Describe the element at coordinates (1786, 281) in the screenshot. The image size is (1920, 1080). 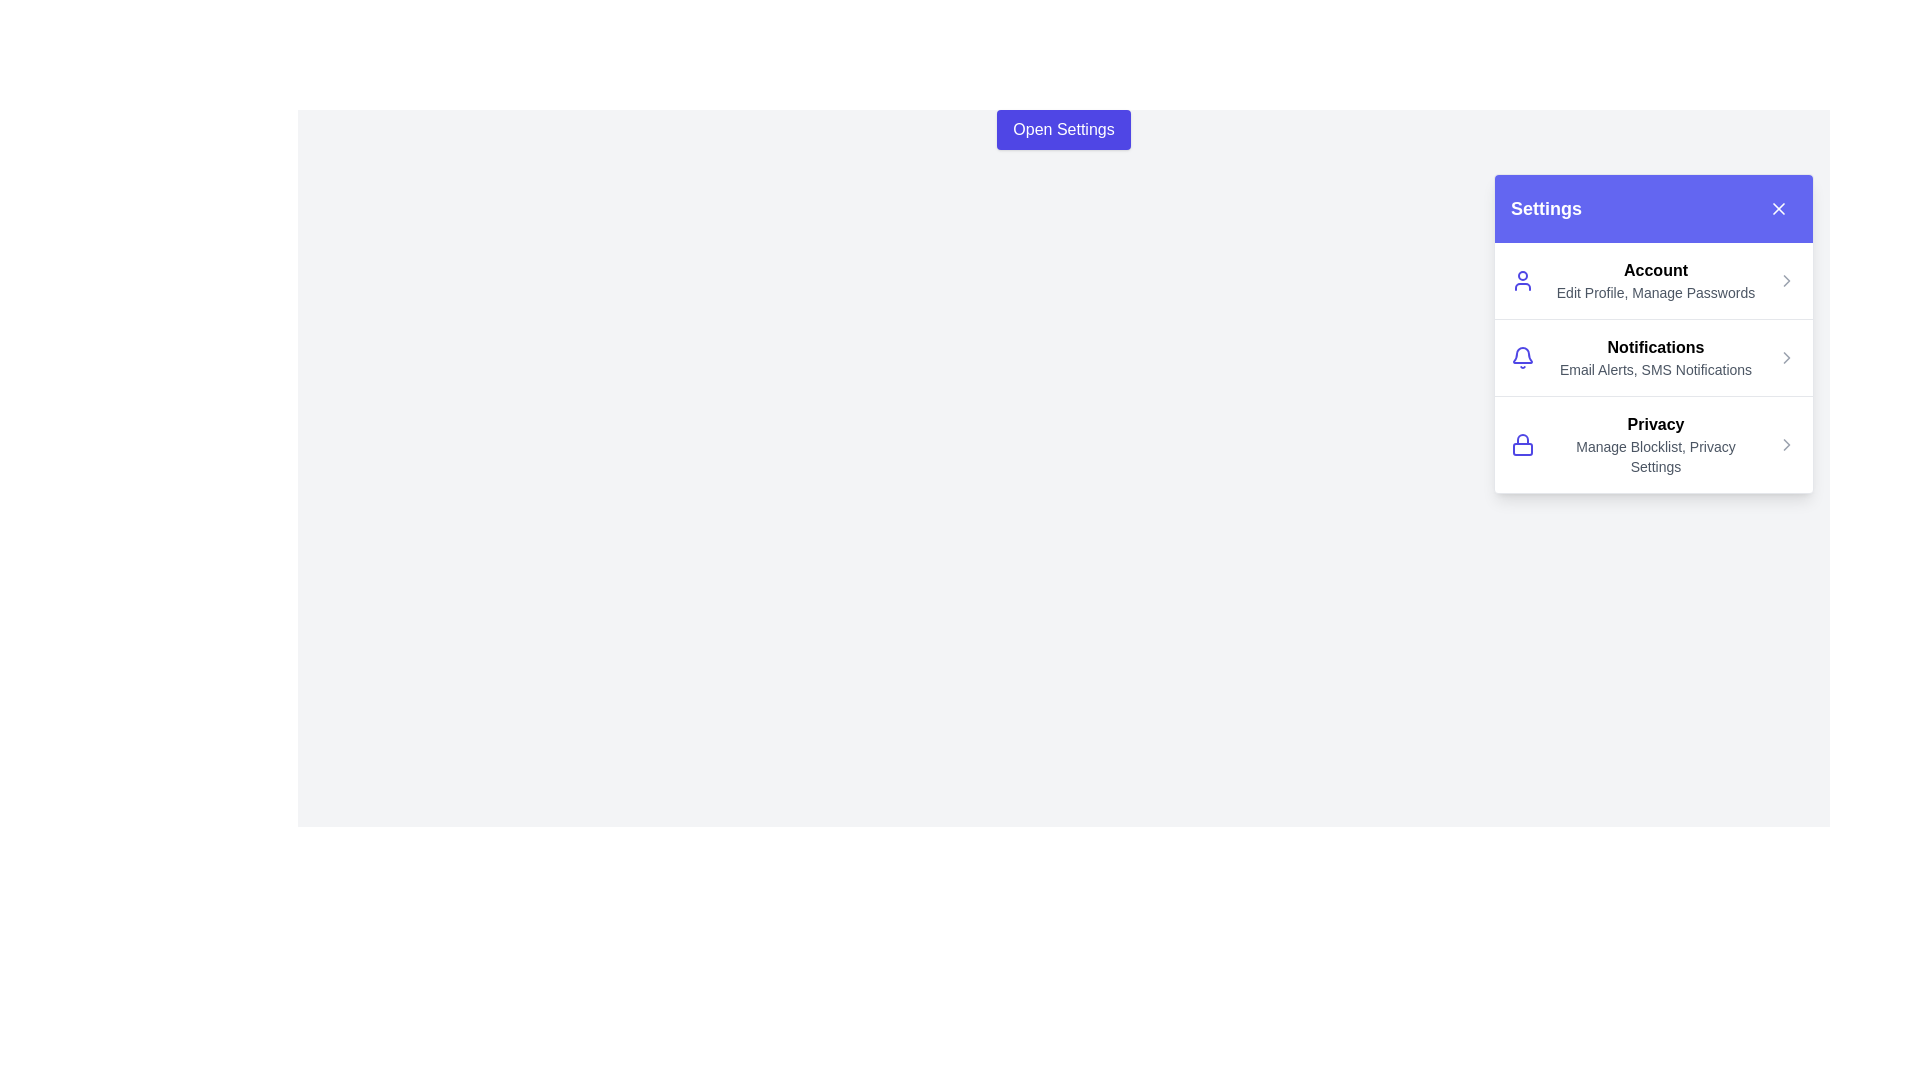
I see `the chevron icon in the Notifications row of the Settings menu to indicate its functionality as a navigational cue` at that location.